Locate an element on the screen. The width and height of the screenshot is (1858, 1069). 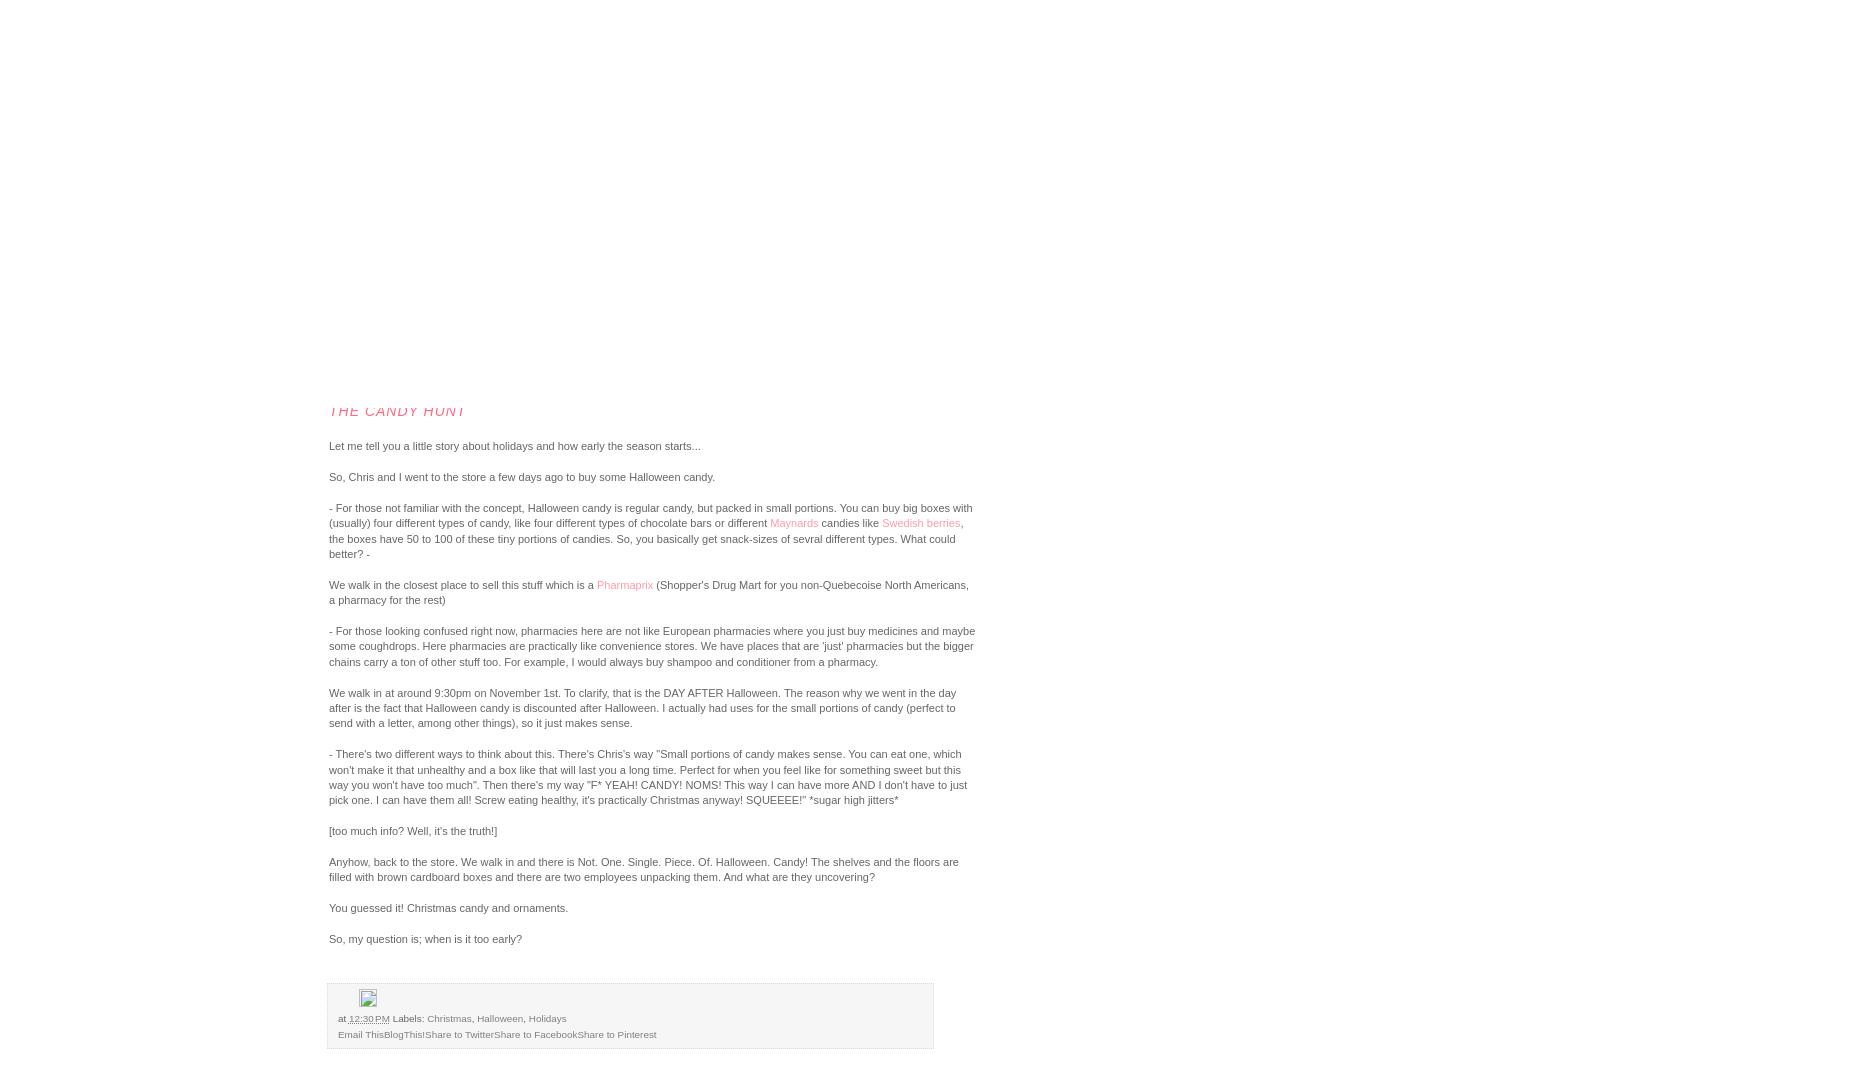
'Vintage paper Packs' is located at coordinates (127, 330).